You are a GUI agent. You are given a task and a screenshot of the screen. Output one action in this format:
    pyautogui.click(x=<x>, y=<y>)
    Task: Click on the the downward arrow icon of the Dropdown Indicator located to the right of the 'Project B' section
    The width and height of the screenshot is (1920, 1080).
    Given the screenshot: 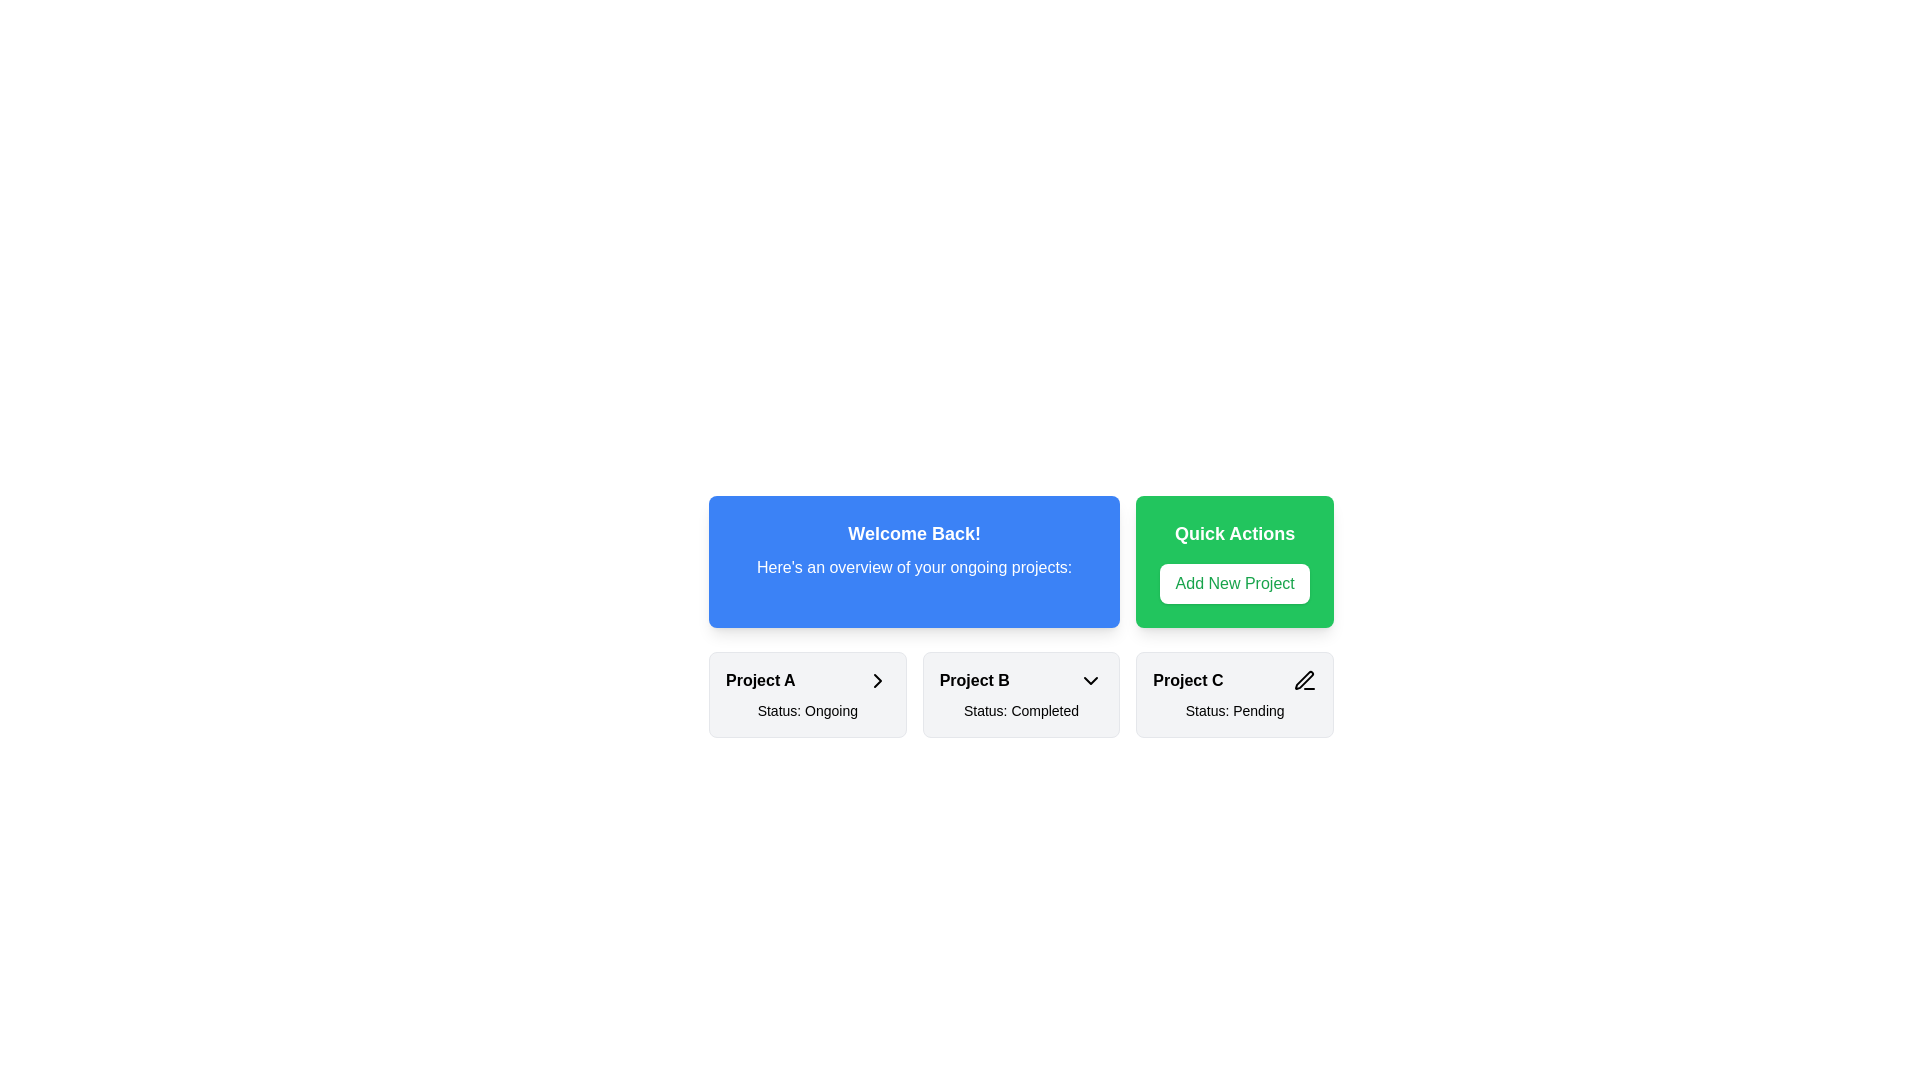 What is the action you would take?
    pyautogui.click(x=1090, y=680)
    